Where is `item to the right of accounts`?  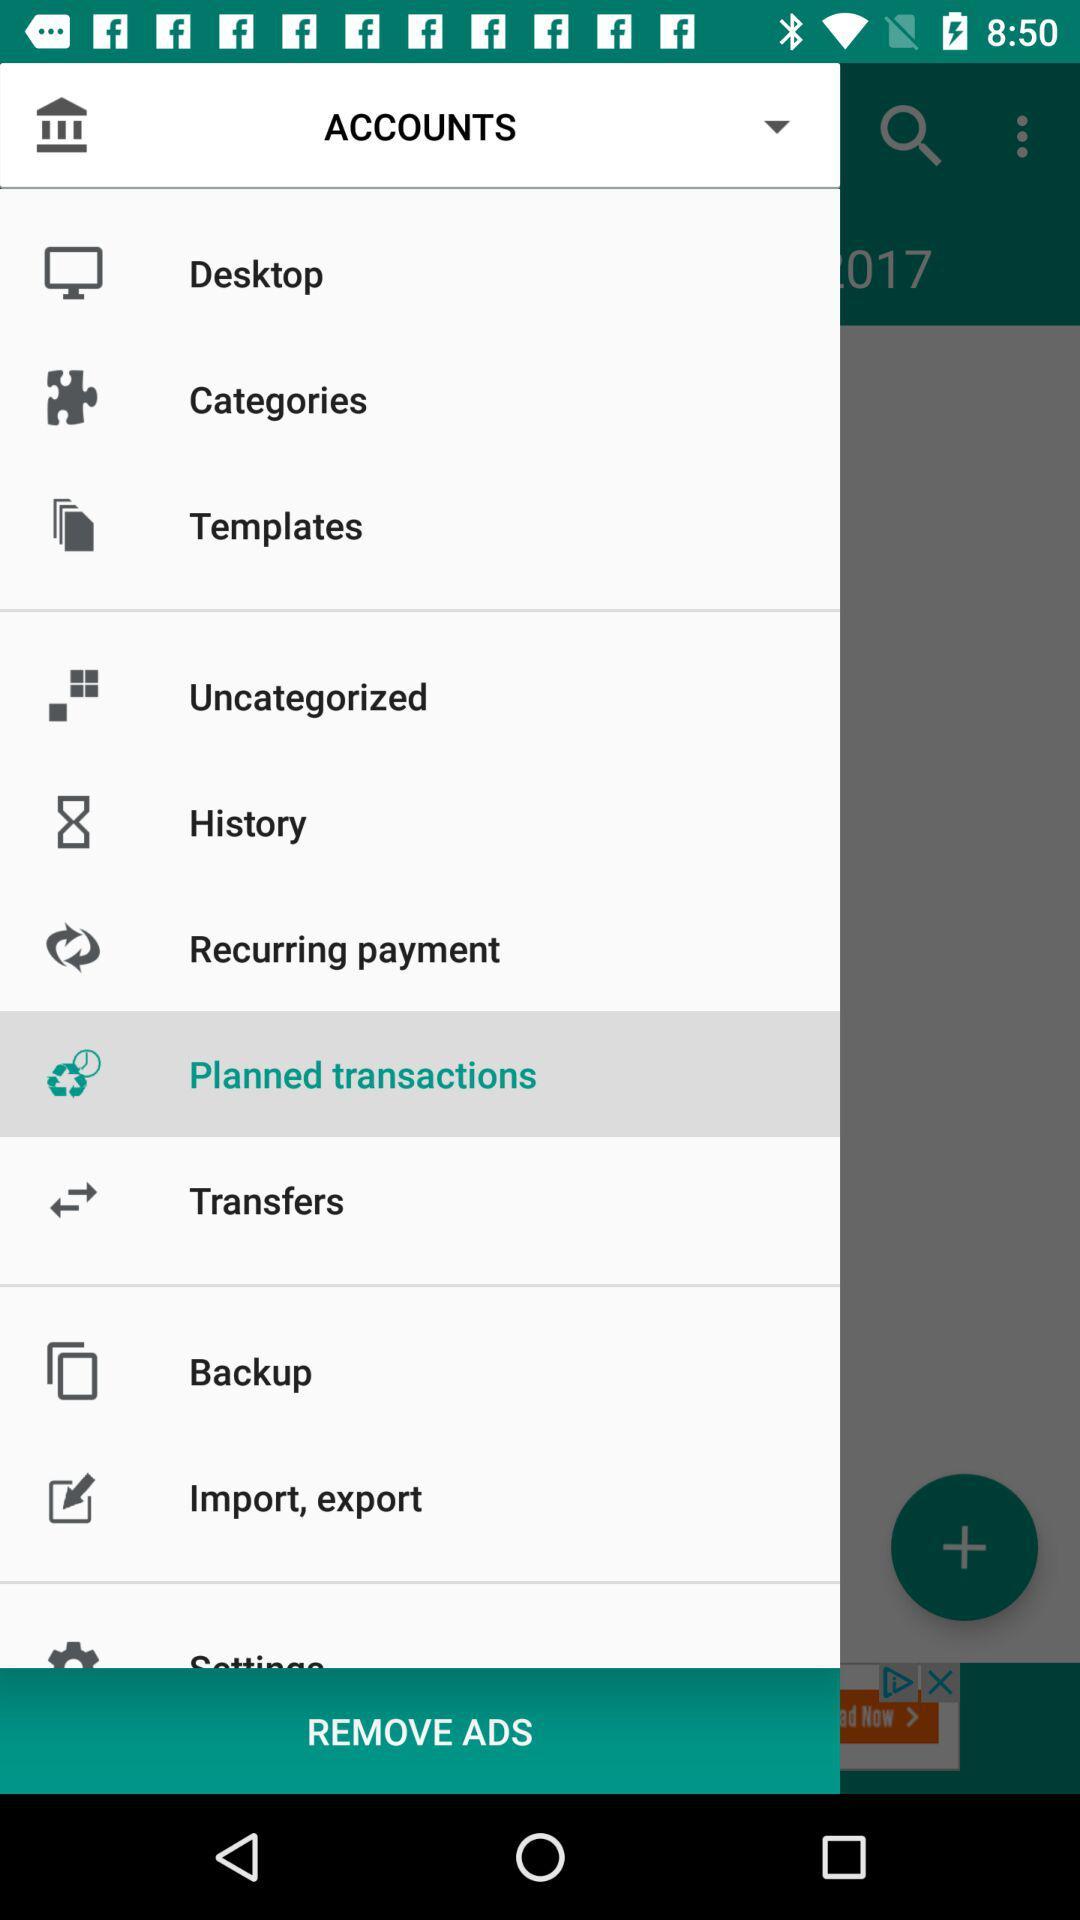 item to the right of accounts is located at coordinates (911, 135).